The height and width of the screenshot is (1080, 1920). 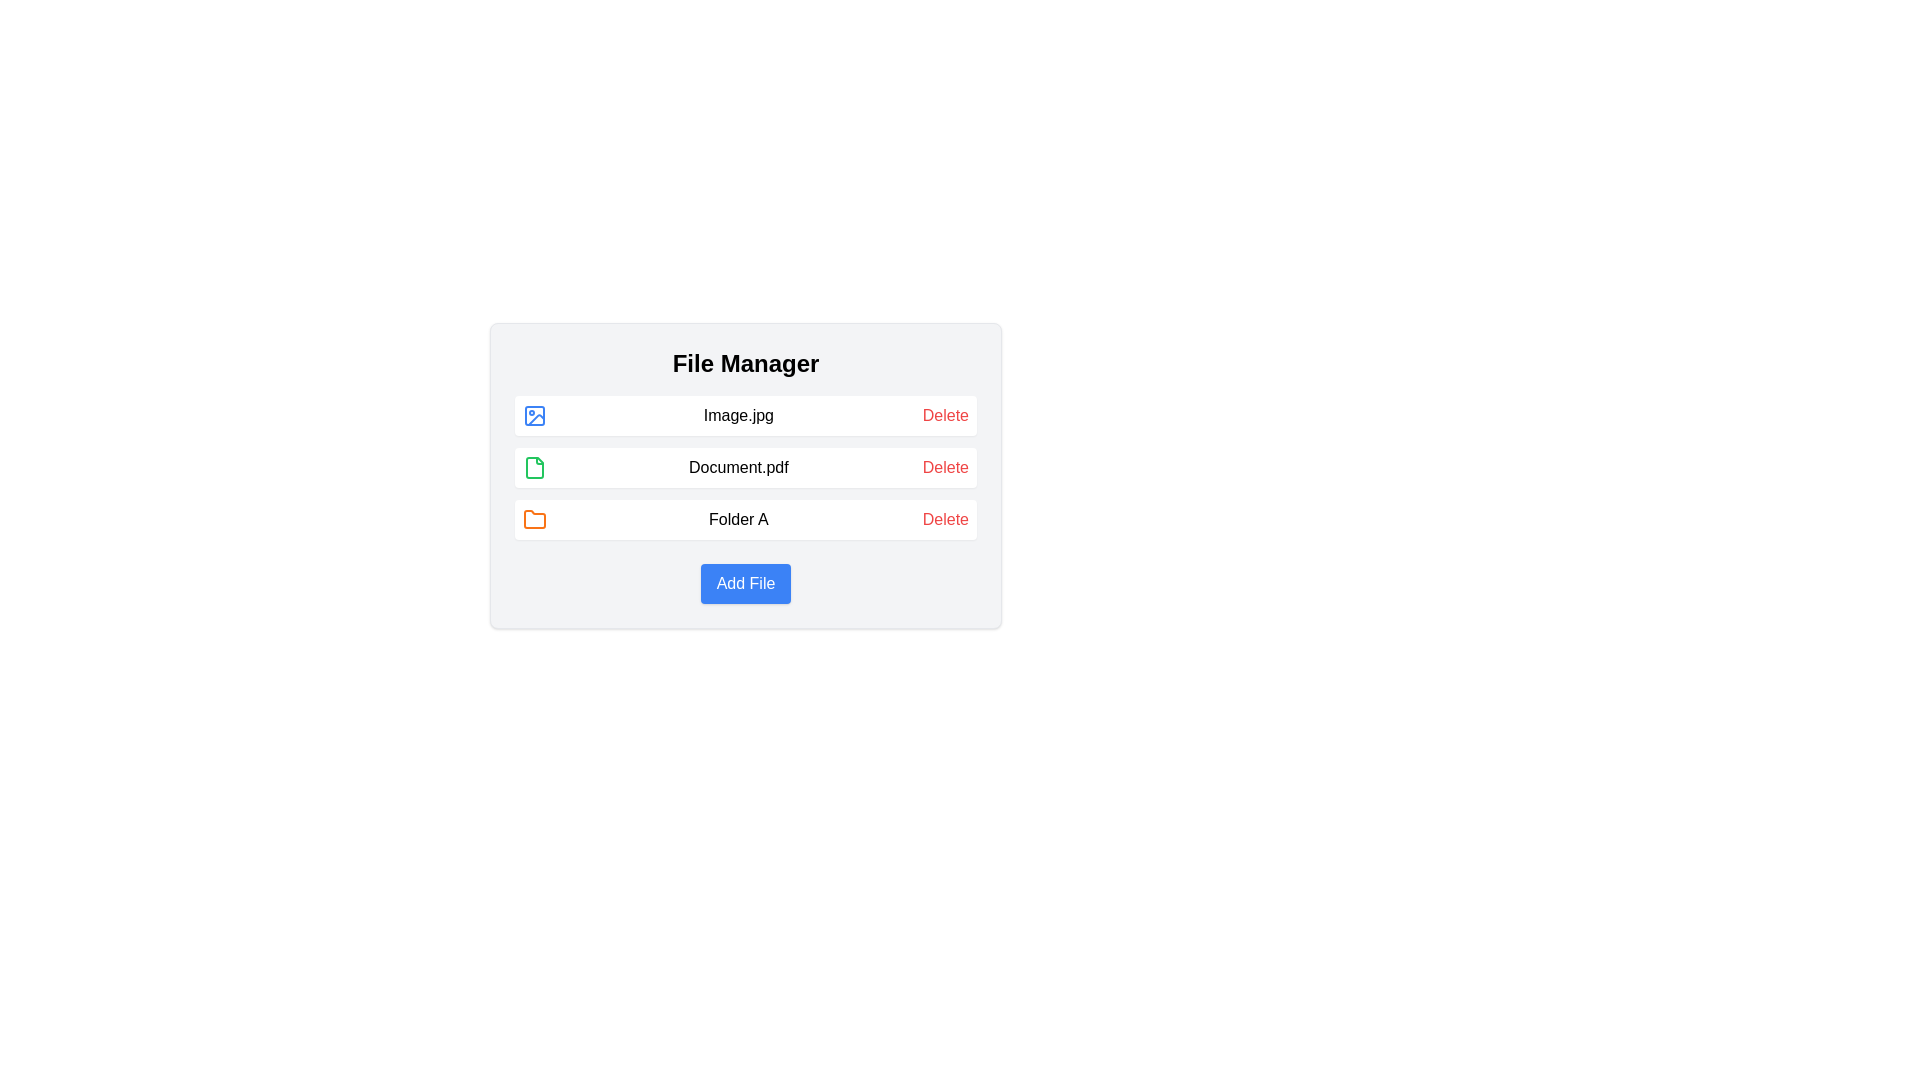 What do you see at coordinates (534, 415) in the screenshot?
I see `the small rectangle with rounded corners that is a decorative shape within the SVG file icon, positioned in the top-left corner of the icon next to 'Image.jpg'` at bounding box center [534, 415].